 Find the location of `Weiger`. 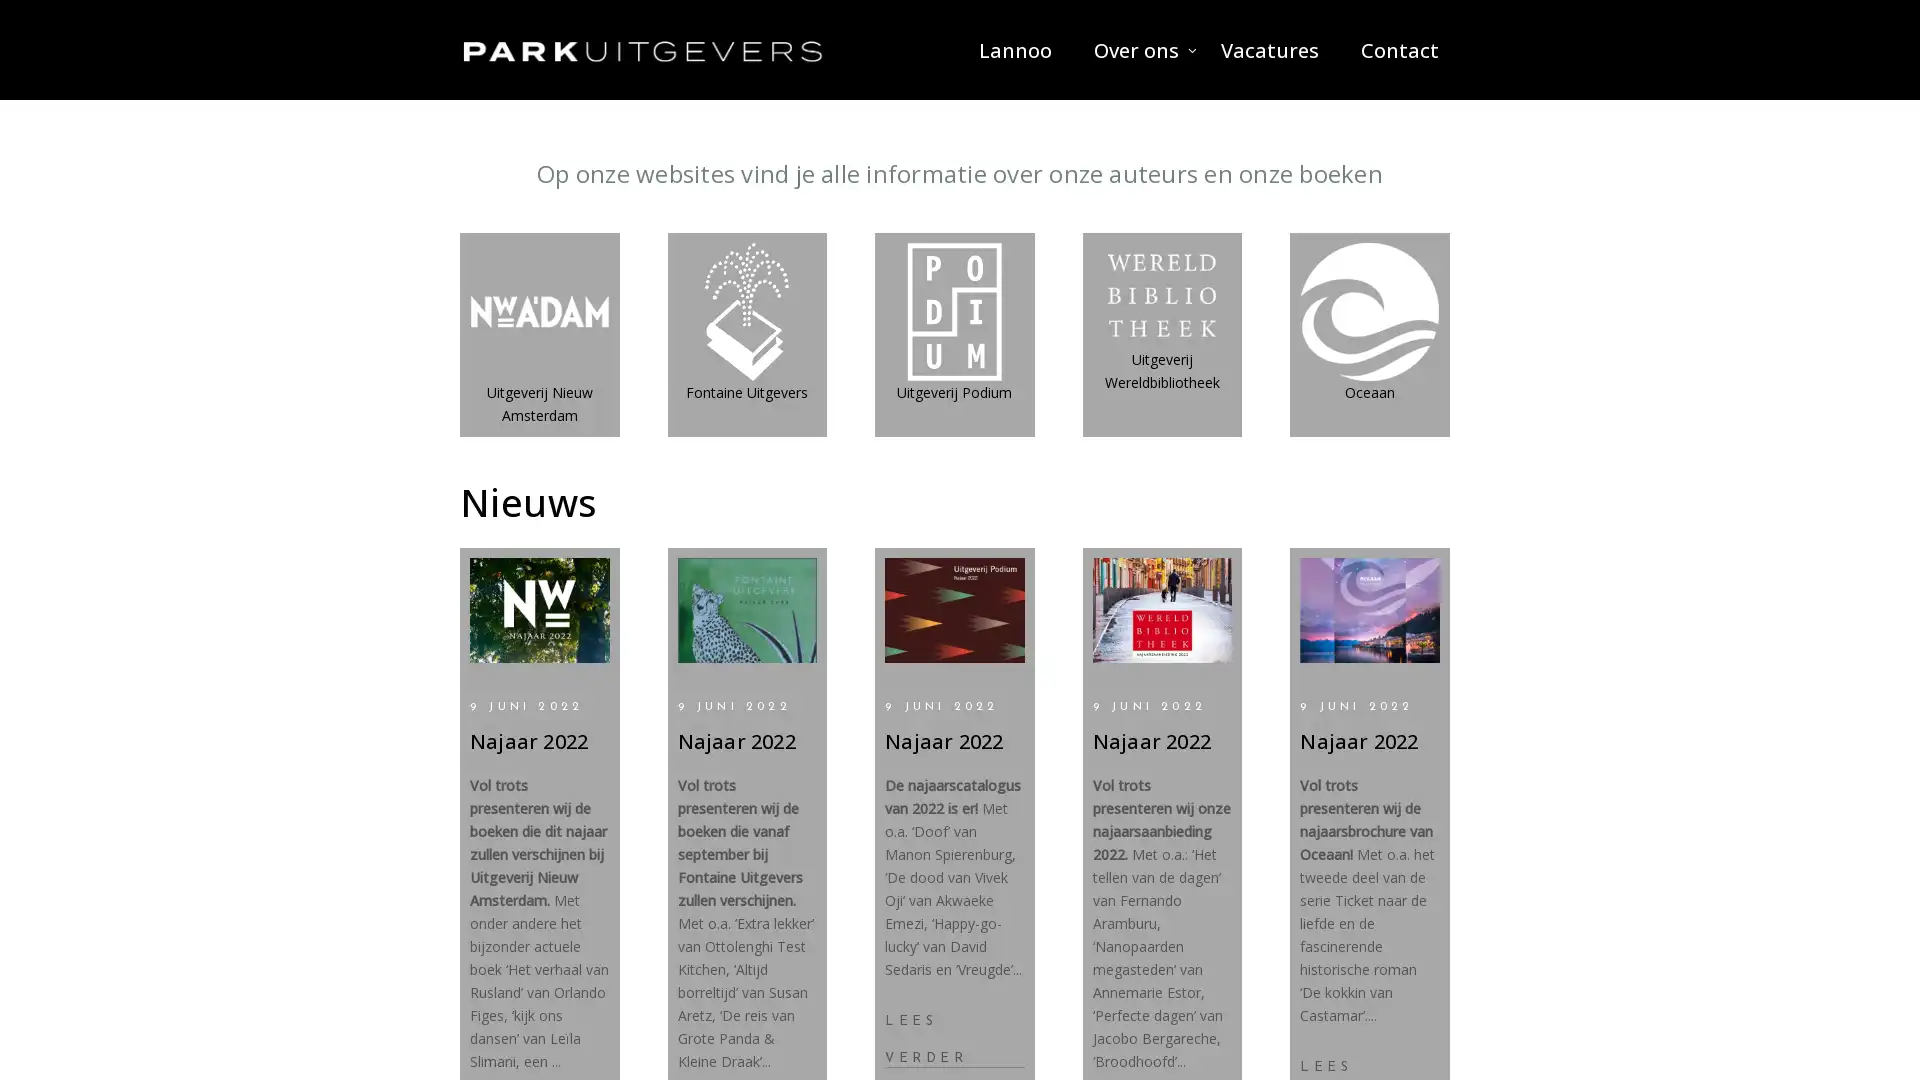

Weiger is located at coordinates (960, 610).